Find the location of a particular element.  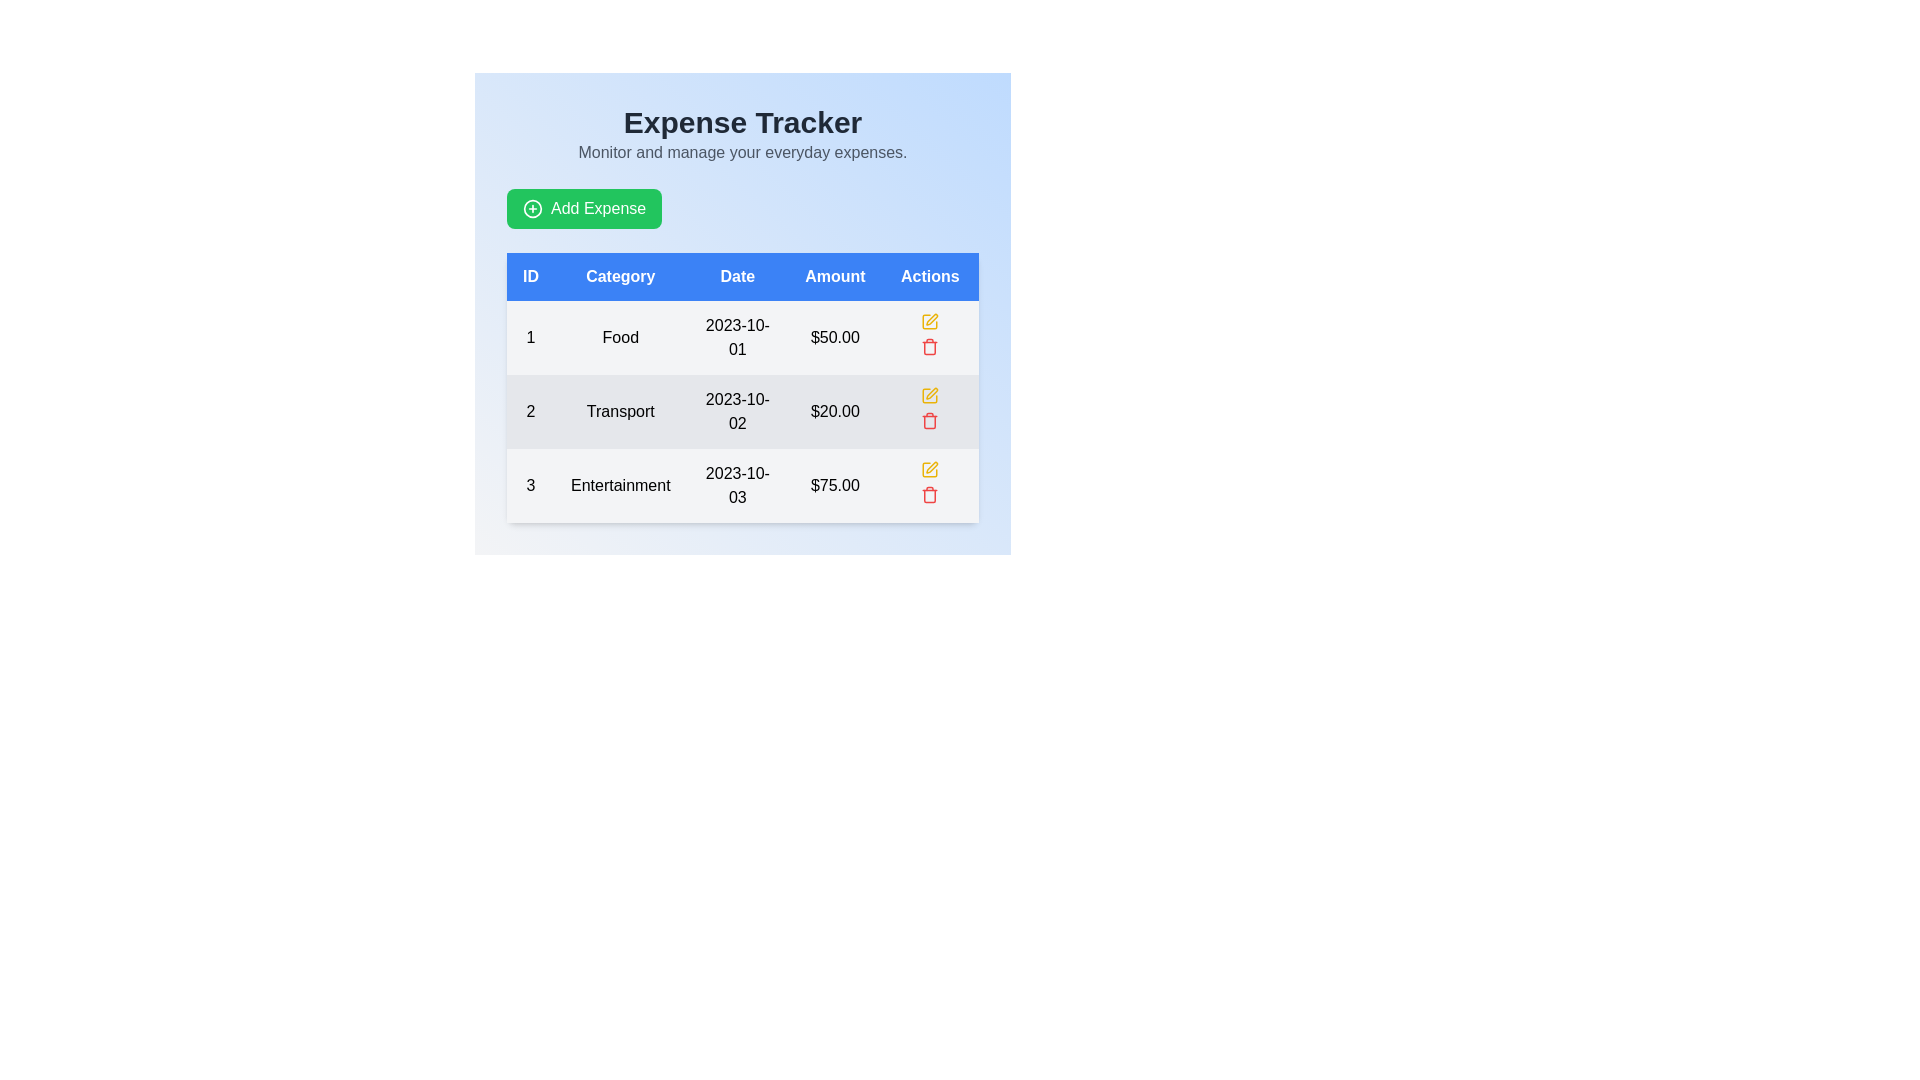

the Text label in the first column of the third row of the 'Expense Tracker' table to identify the corresponding row is located at coordinates (531, 486).